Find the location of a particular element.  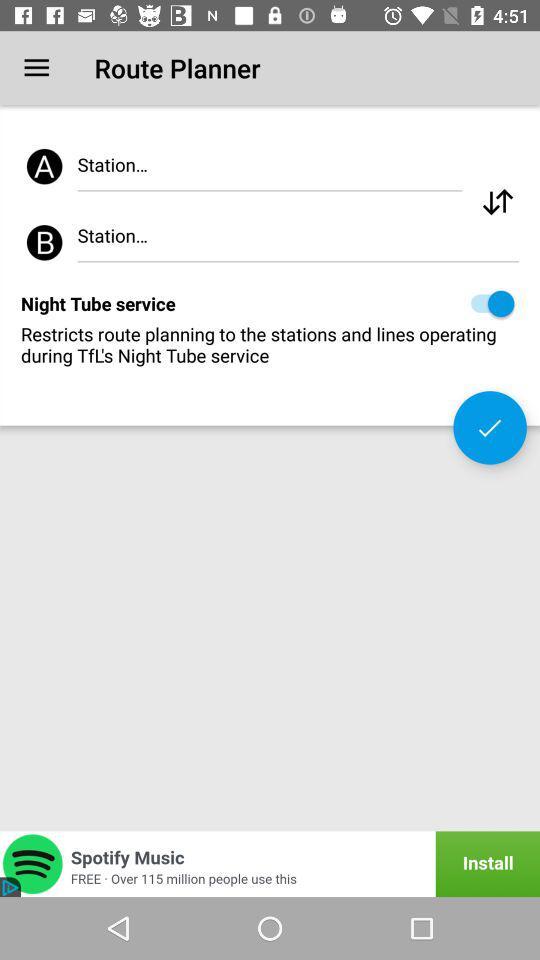

changes is located at coordinates (489, 427).